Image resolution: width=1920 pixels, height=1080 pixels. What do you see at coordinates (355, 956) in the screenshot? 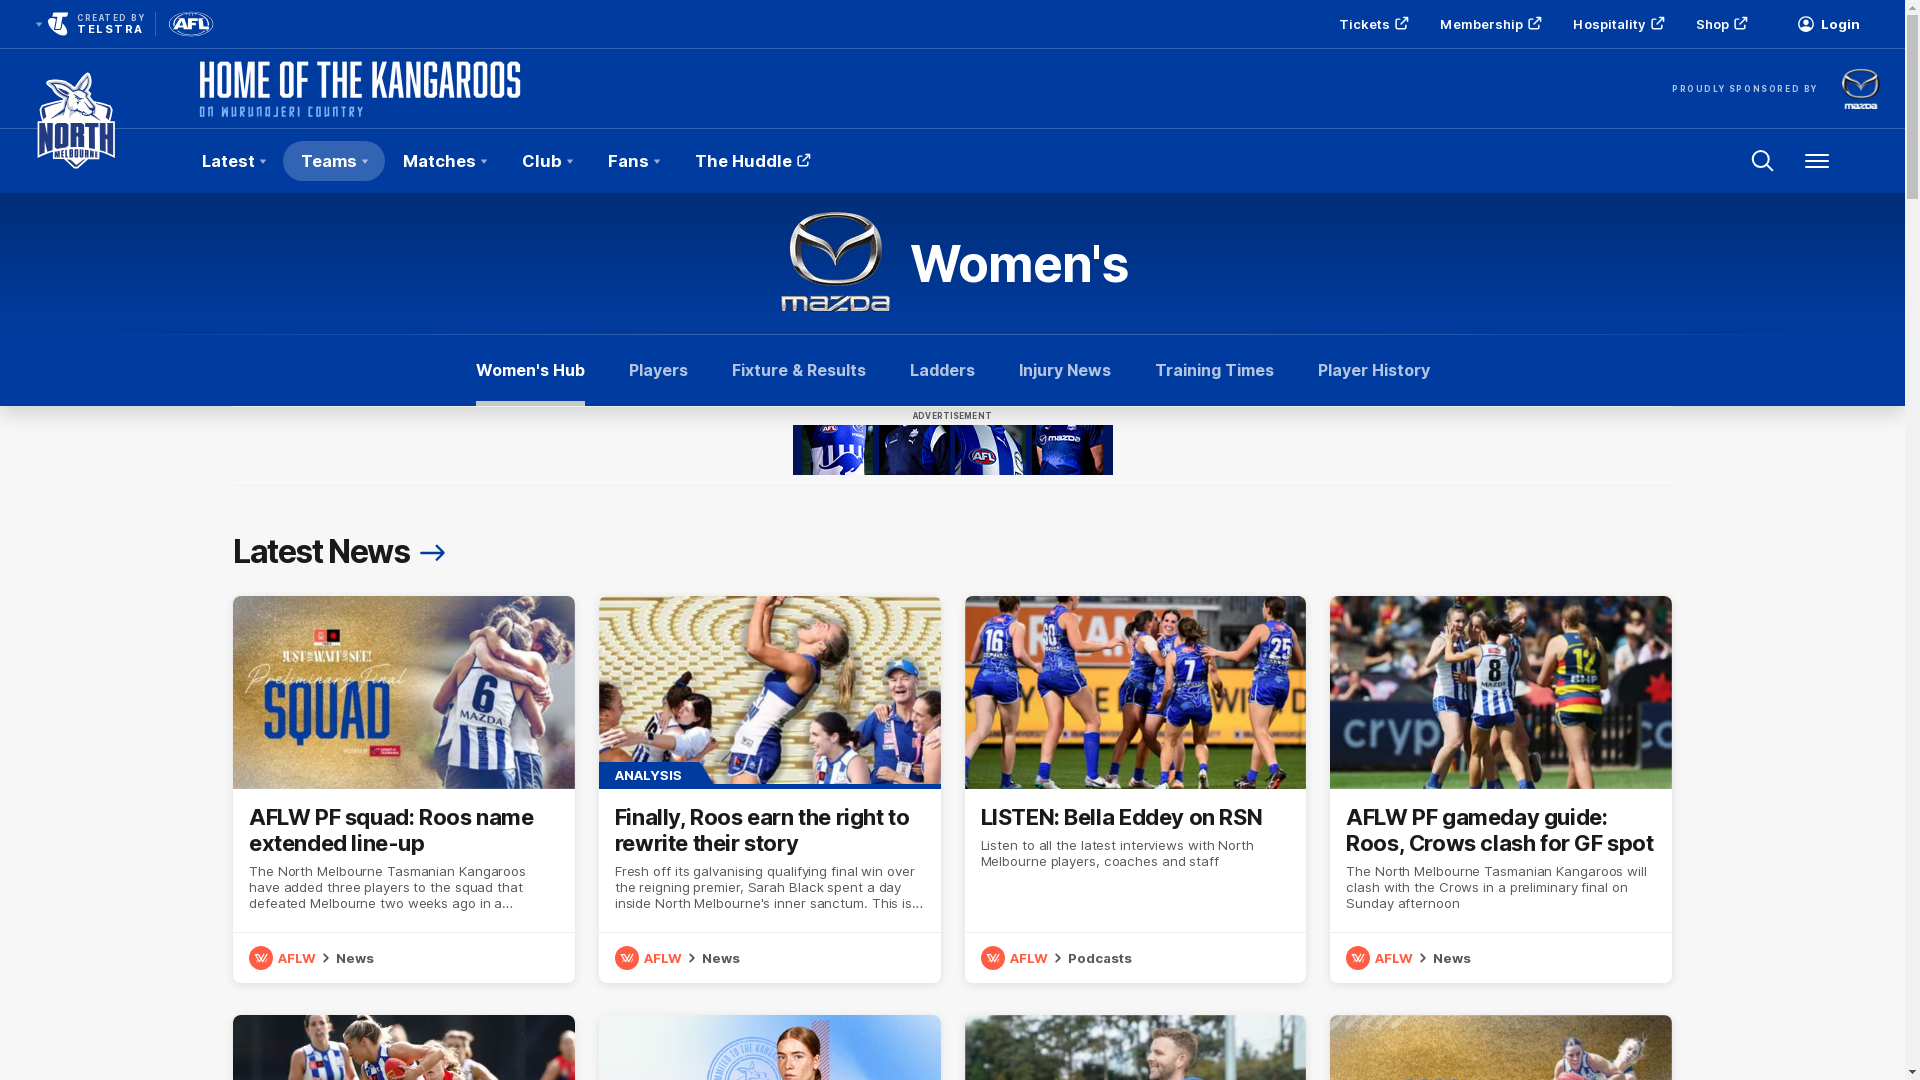
I see `'News'` at bounding box center [355, 956].